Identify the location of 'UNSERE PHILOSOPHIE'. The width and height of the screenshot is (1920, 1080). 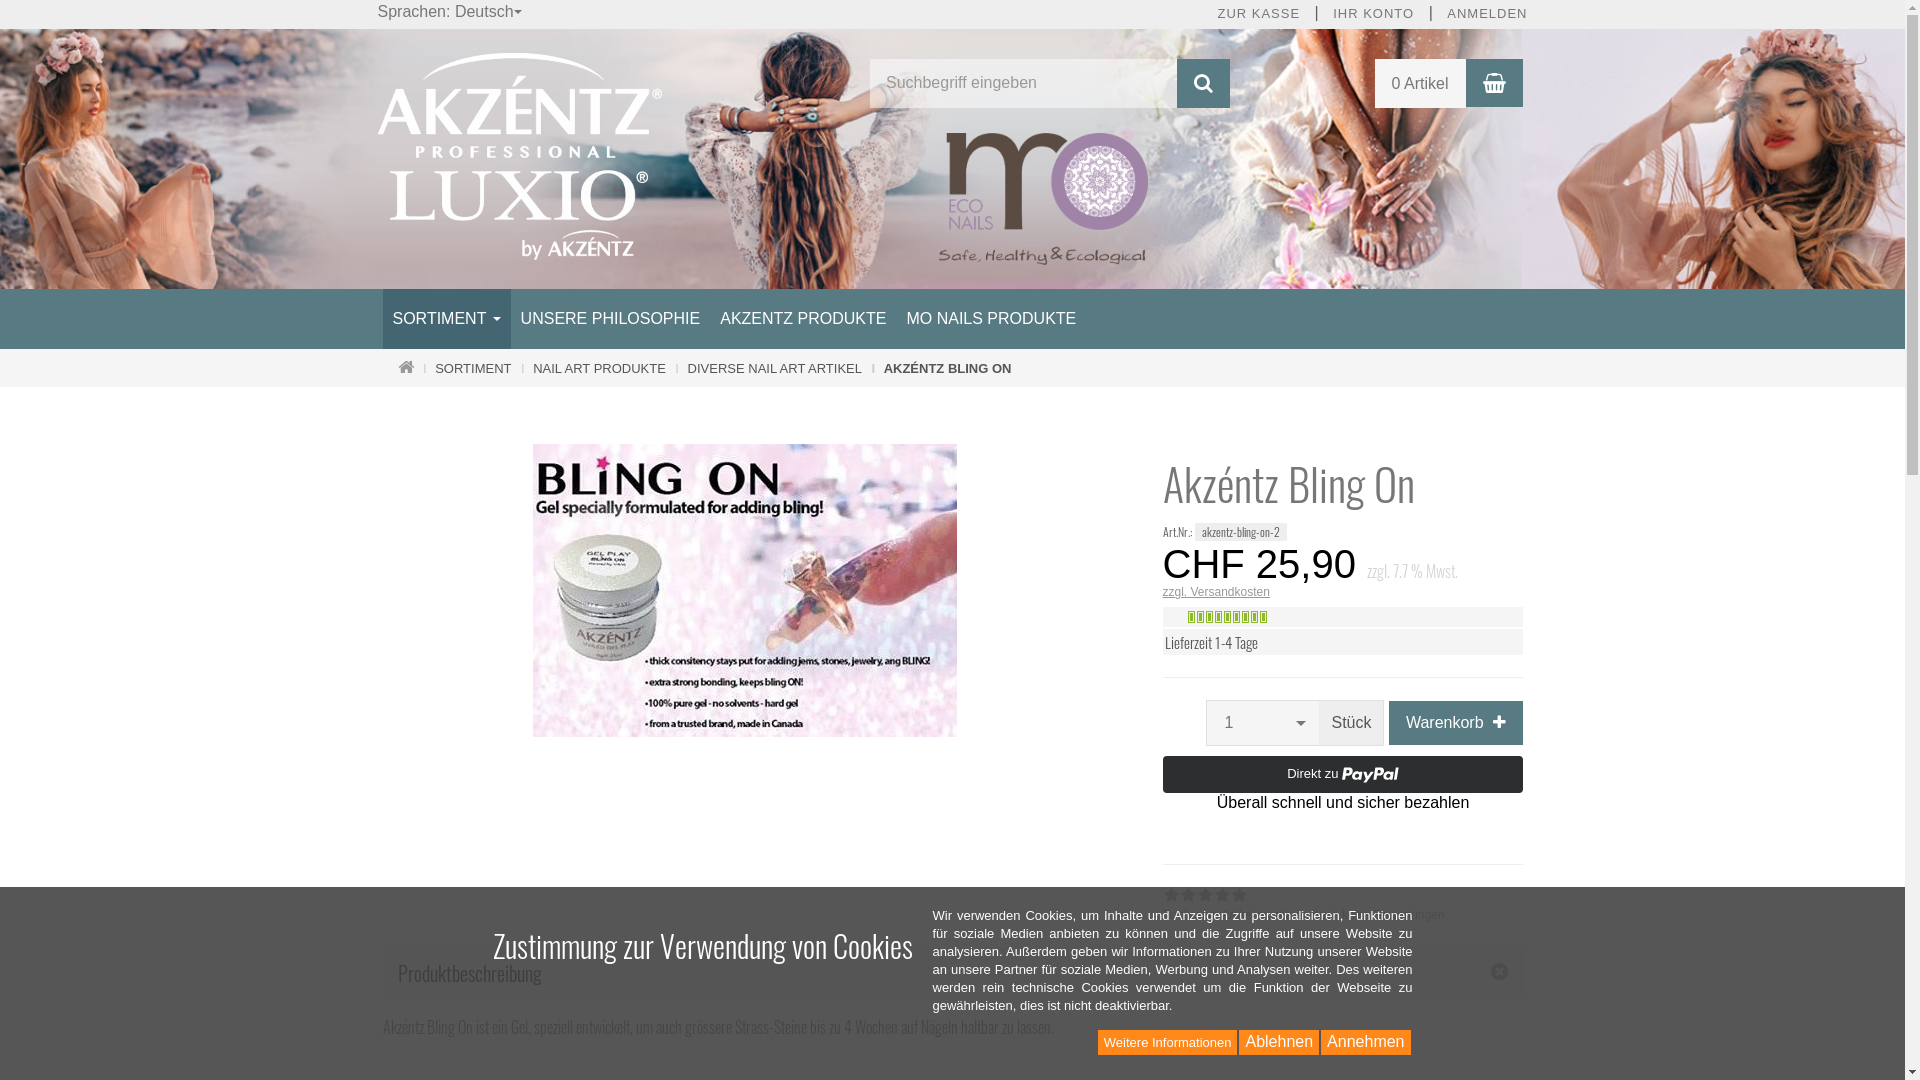
(609, 318).